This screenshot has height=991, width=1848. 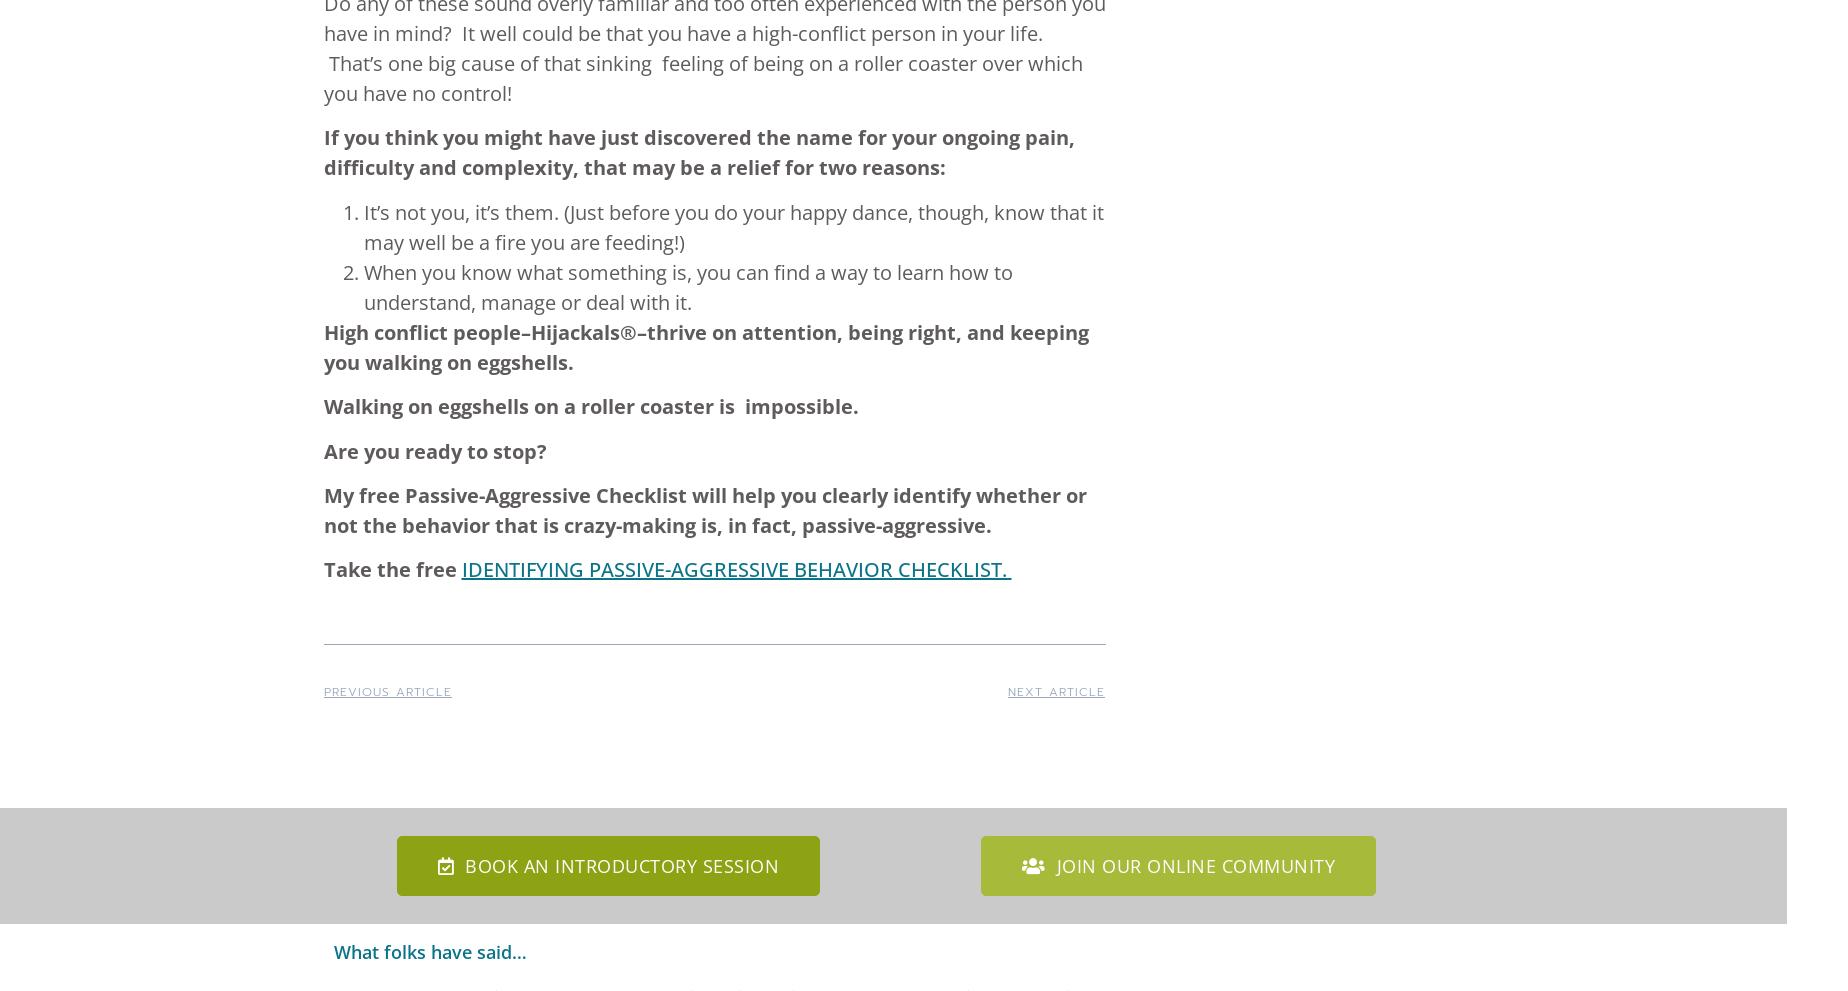 I want to click on 'Book an Introductory Session', so click(x=622, y=866).